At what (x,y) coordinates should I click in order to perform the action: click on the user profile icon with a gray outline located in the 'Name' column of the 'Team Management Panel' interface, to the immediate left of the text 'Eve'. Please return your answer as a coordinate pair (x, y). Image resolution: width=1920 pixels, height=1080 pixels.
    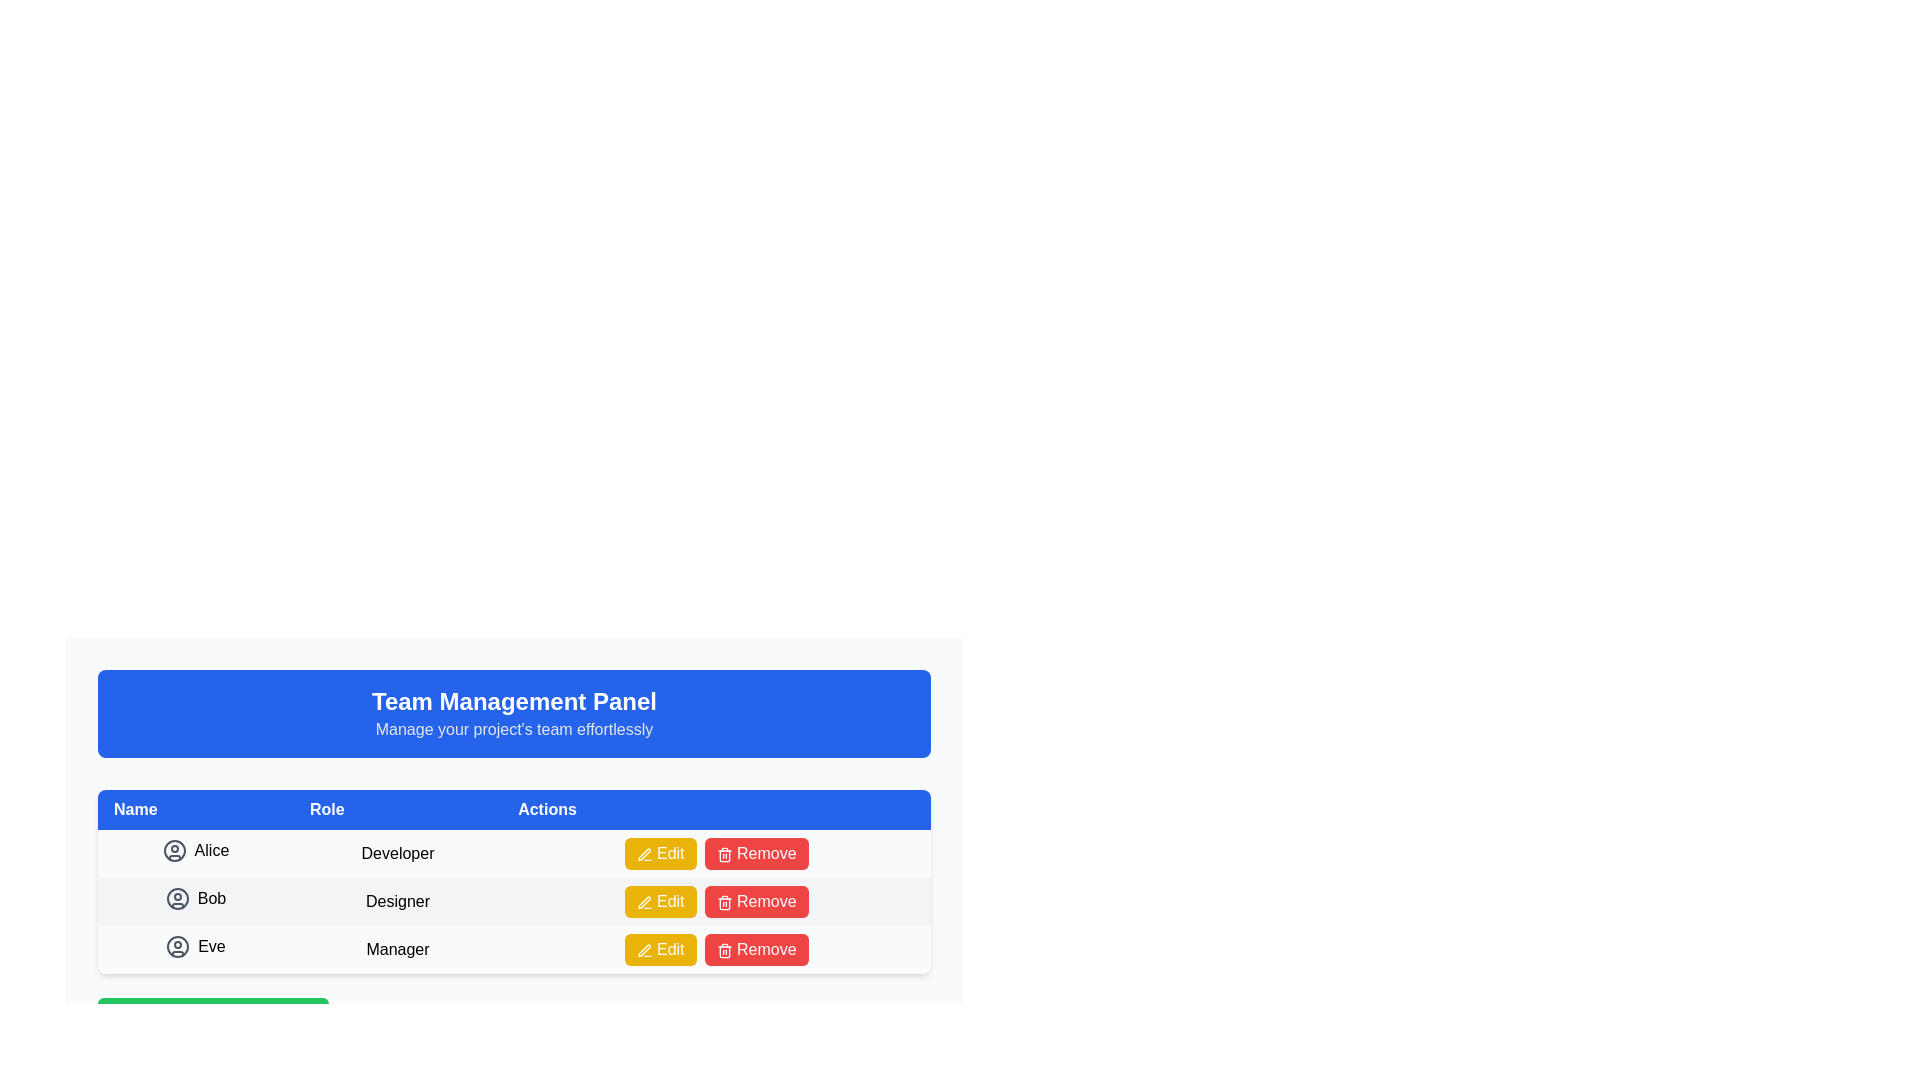
    Looking at the image, I should click on (178, 945).